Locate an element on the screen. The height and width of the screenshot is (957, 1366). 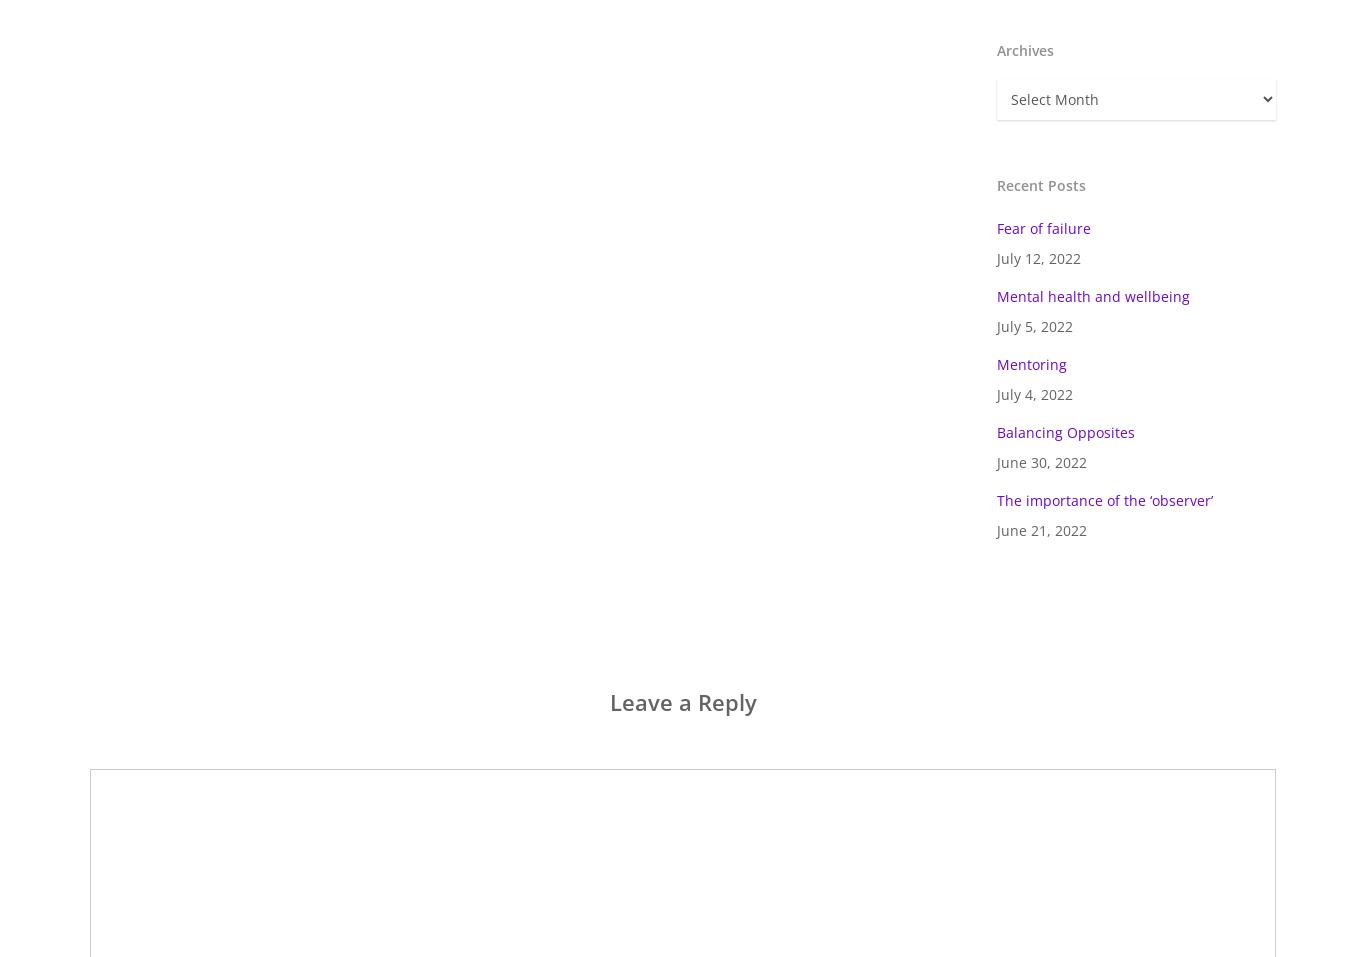
'The importance of the ‘observer’' is located at coordinates (1103, 500).